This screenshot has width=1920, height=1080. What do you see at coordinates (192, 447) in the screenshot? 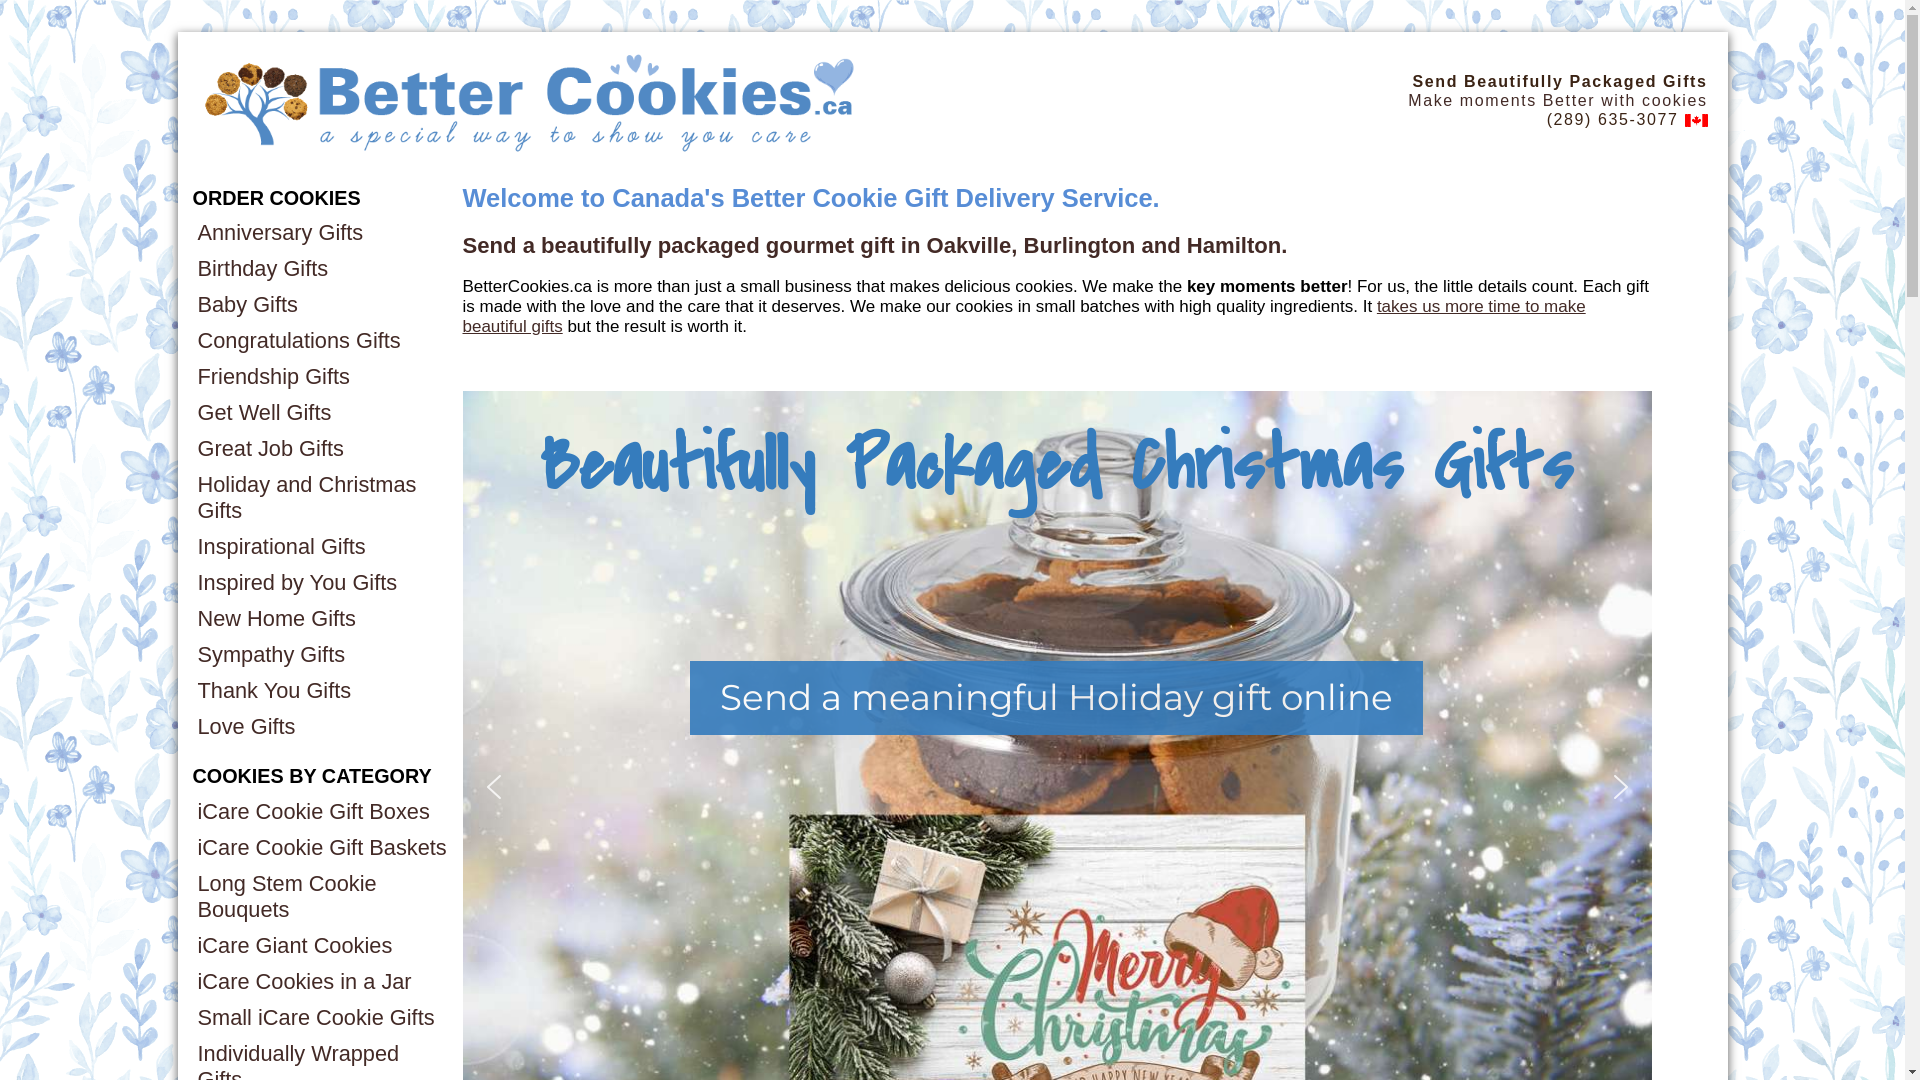
I see `'Great Job Gifts'` at bounding box center [192, 447].